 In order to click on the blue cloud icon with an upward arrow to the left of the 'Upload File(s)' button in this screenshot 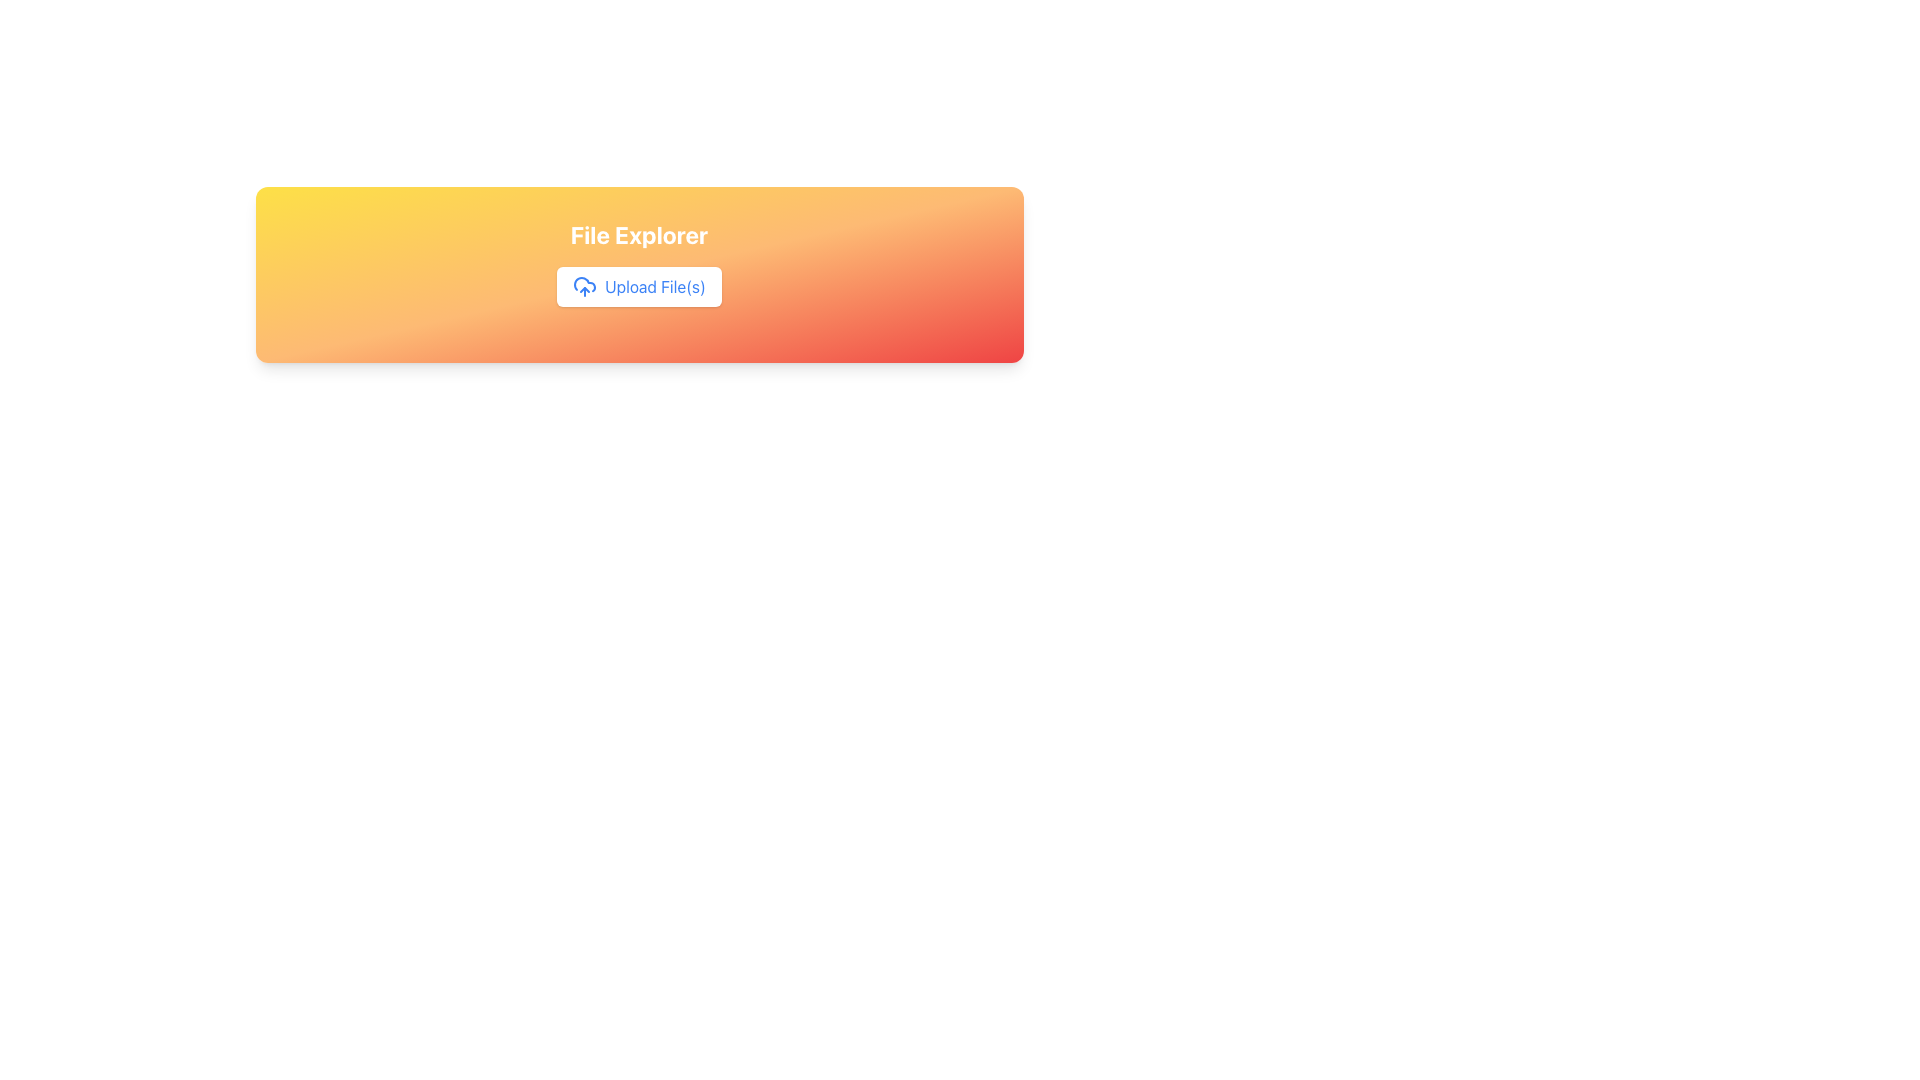, I will do `click(584, 286)`.